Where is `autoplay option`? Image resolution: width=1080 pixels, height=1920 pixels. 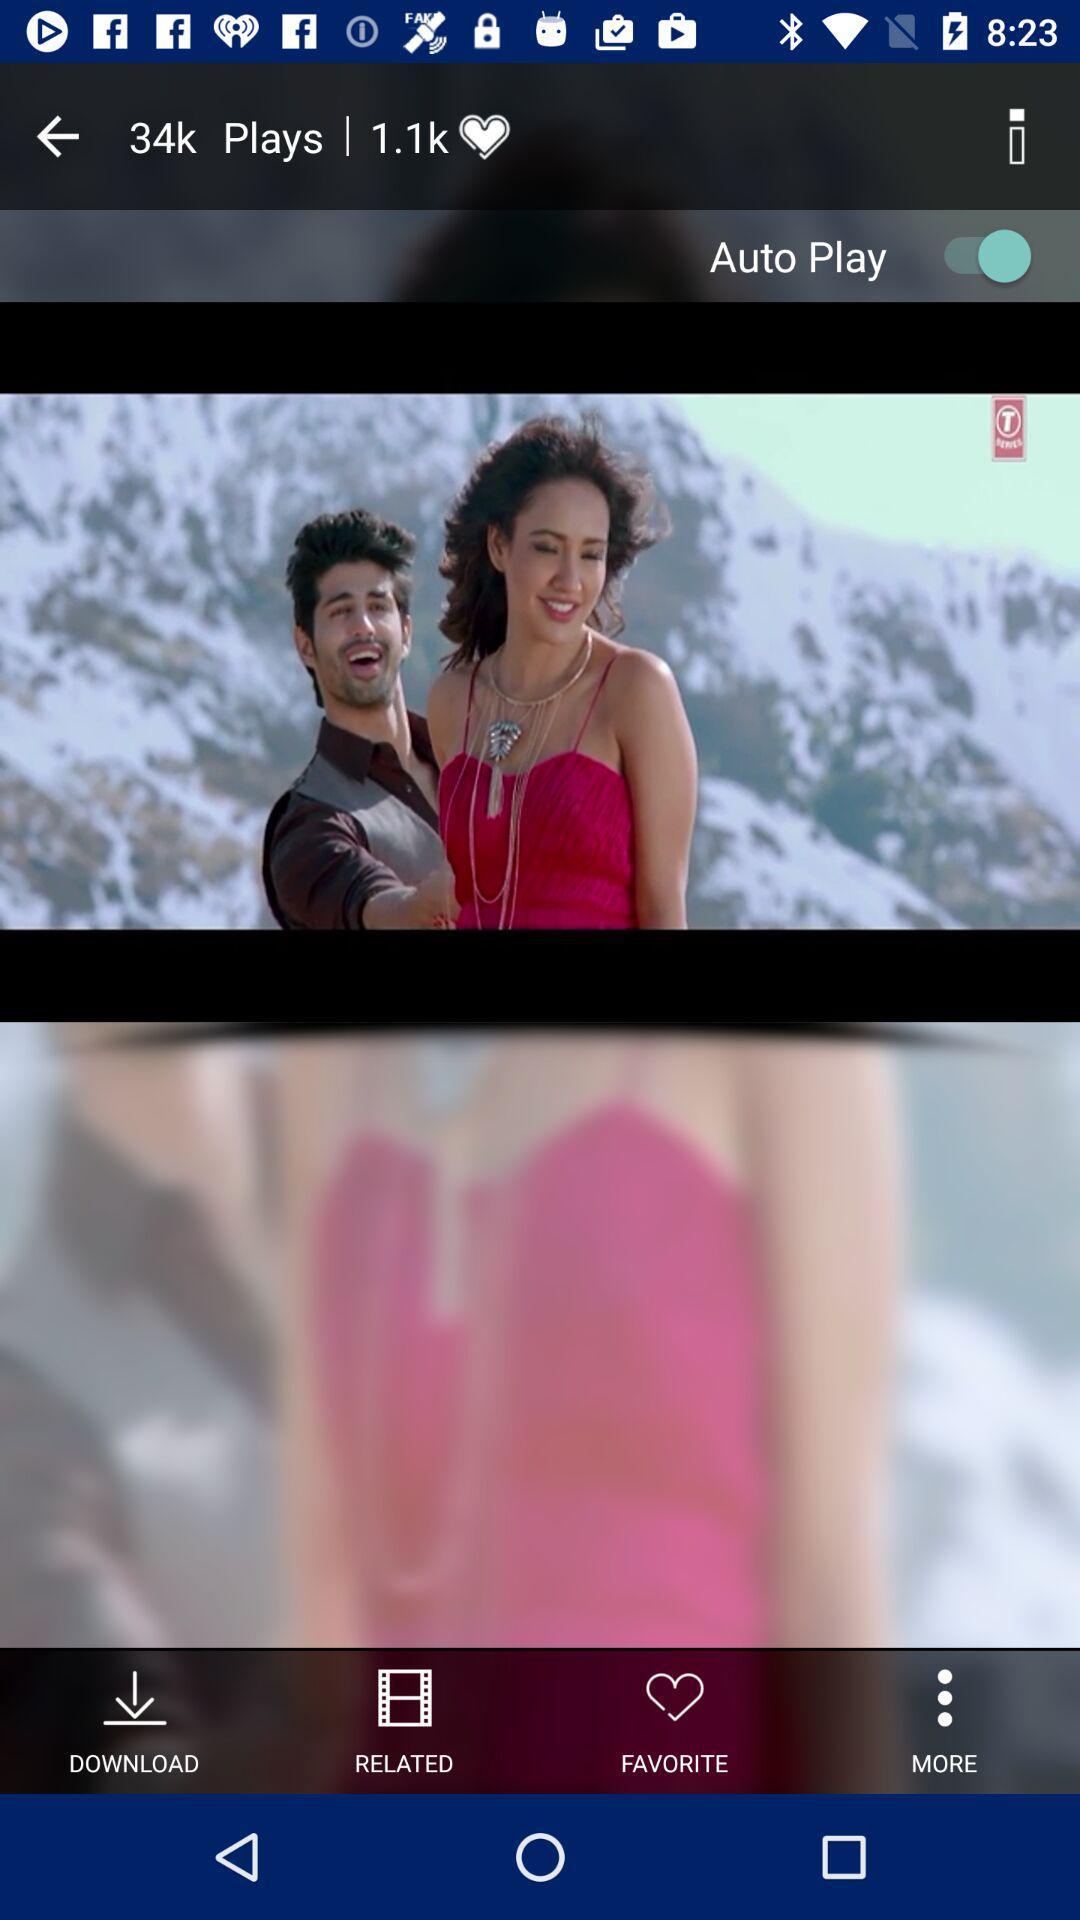
autoplay option is located at coordinates (977, 254).